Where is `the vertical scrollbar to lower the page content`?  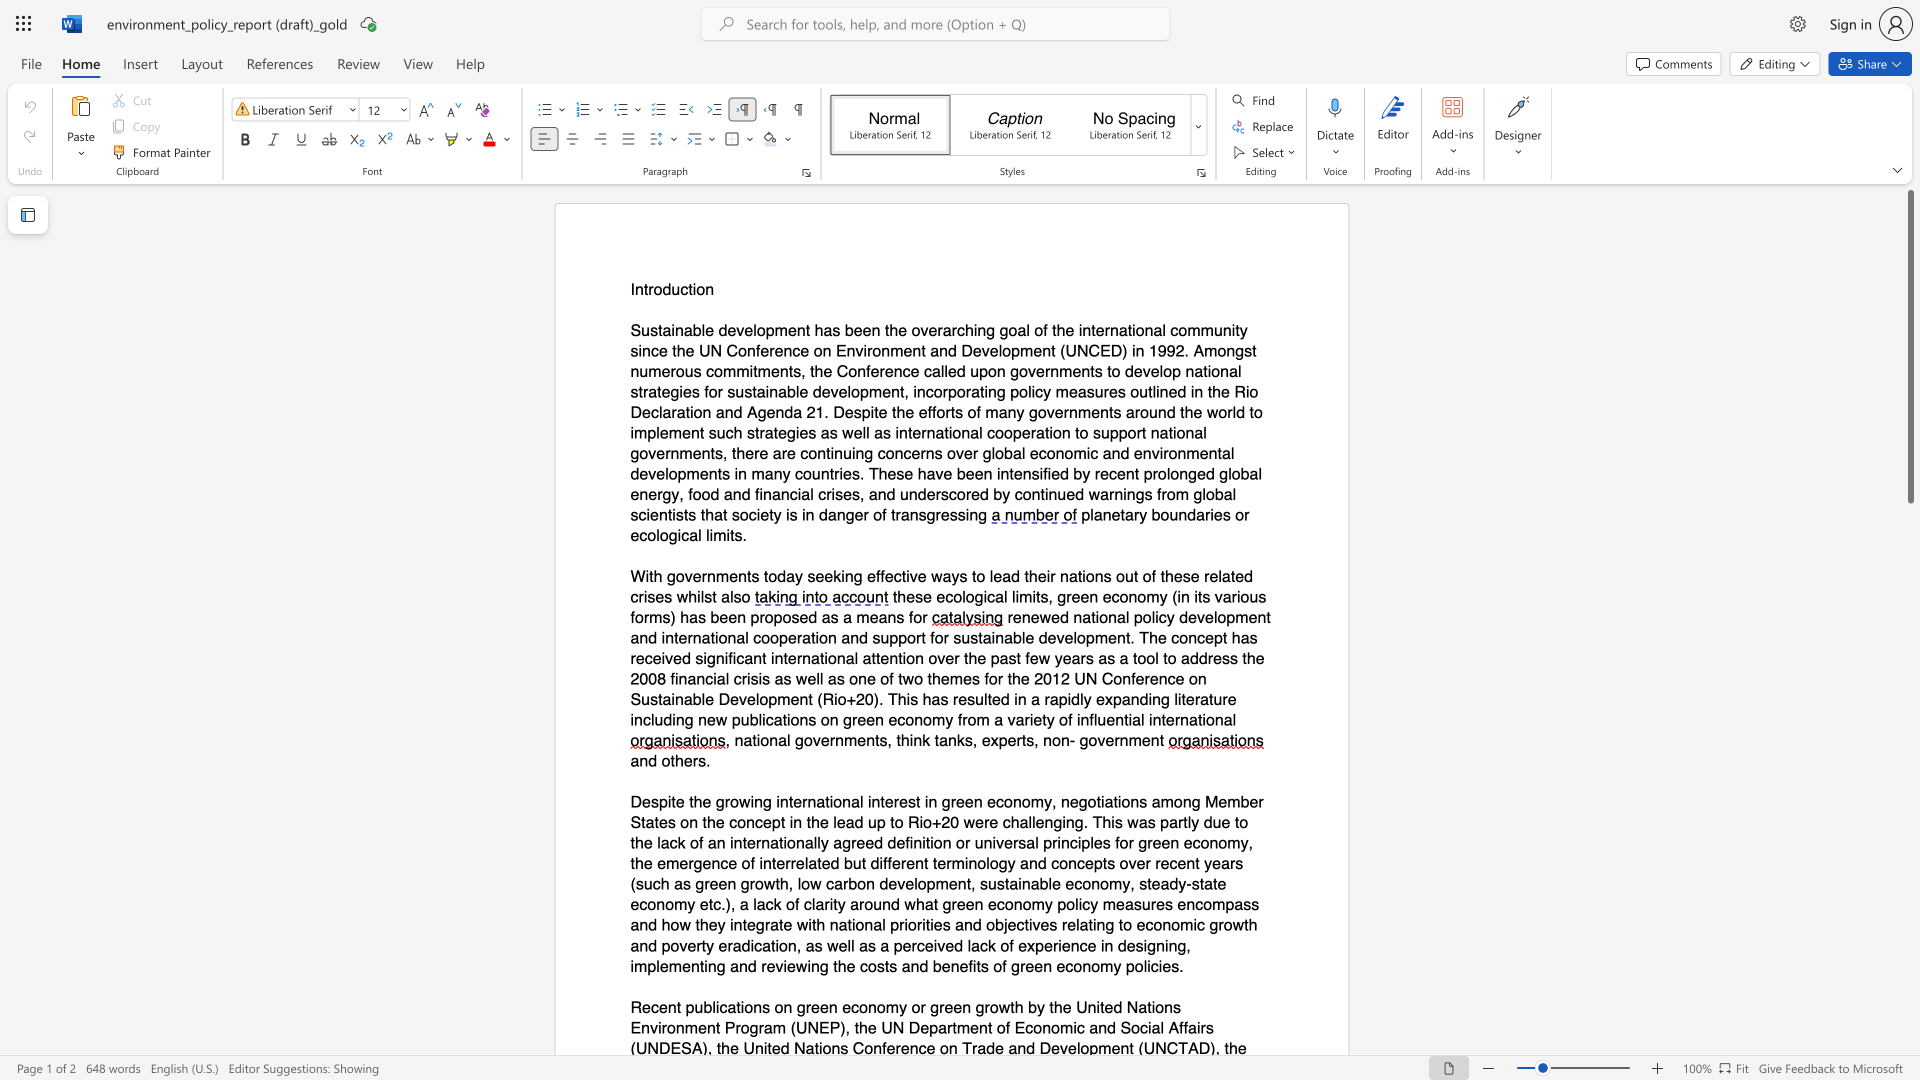
the vertical scrollbar to lower the page content is located at coordinates (1909, 920).